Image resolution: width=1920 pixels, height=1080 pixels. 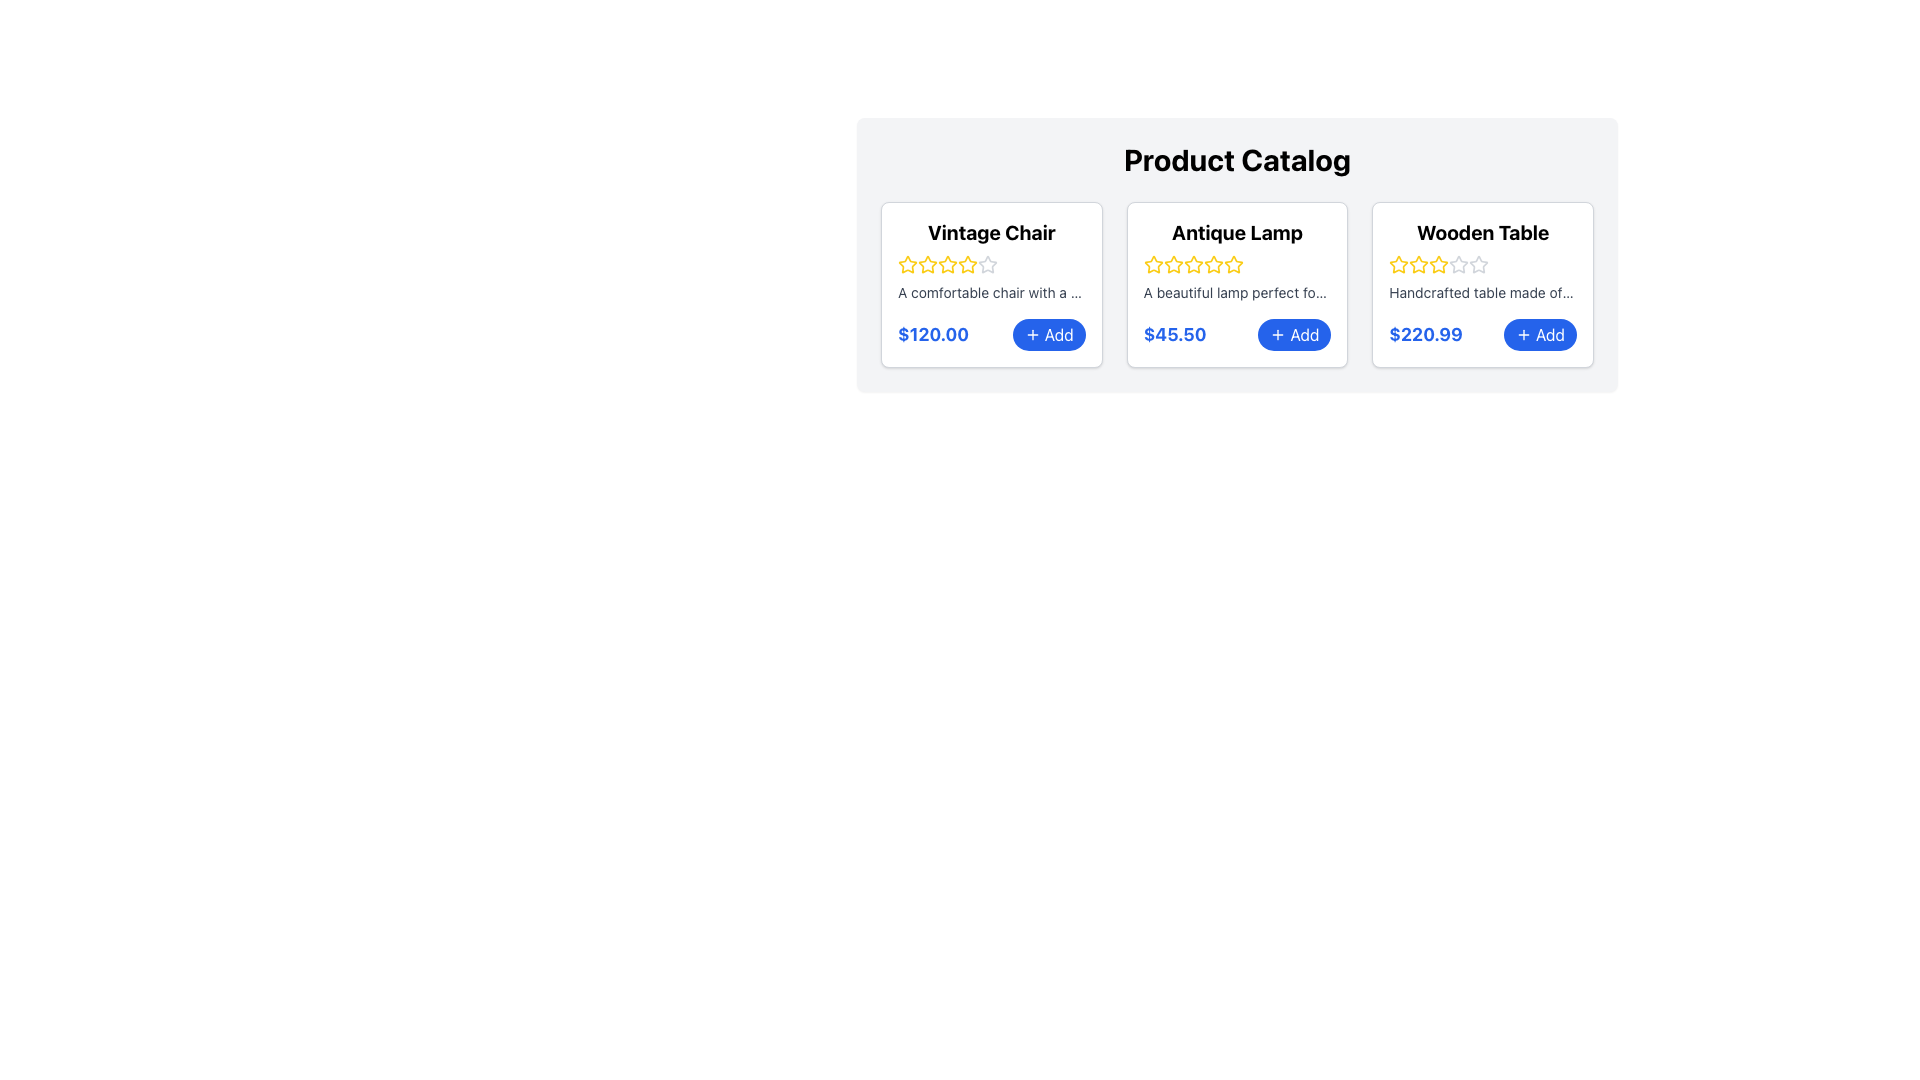 I want to click on the third yellow star in the rating component for the 'Antique Lamp' product, so click(x=1232, y=263).